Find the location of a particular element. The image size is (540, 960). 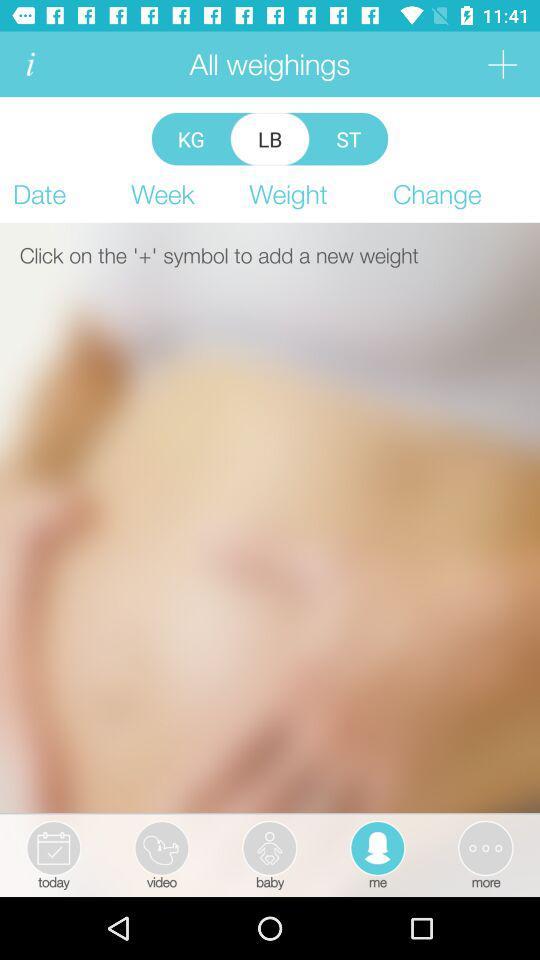

the icon above week app is located at coordinates (191, 138).